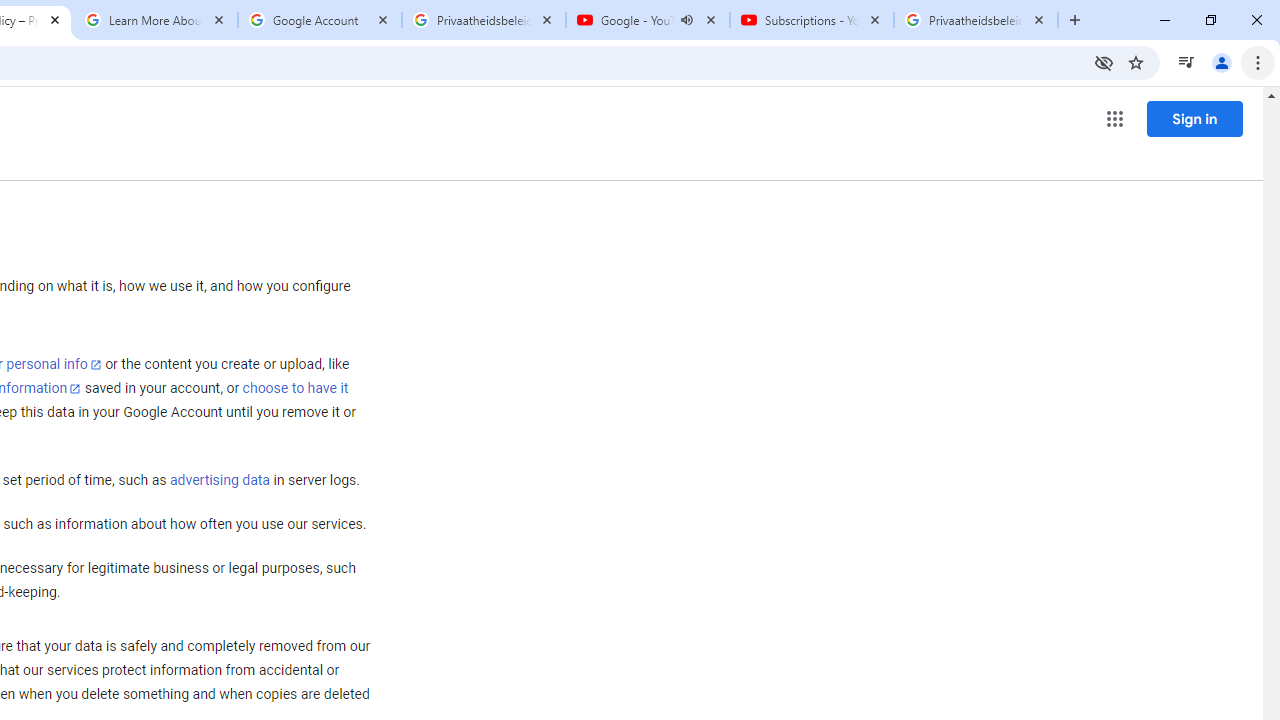  What do you see at coordinates (811, 20) in the screenshot?
I see `'Subscriptions - YouTube'` at bounding box center [811, 20].